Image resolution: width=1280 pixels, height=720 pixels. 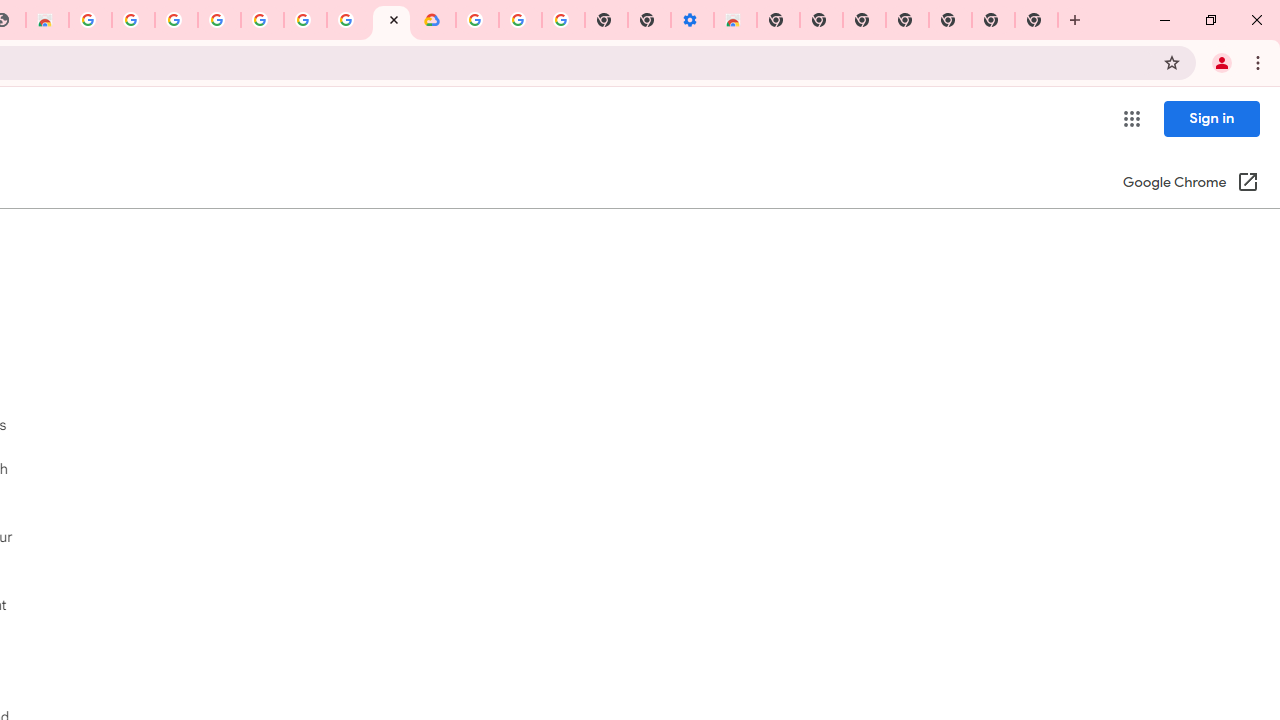 I want to click on 'Google apps', so click(x=1132, y=119).